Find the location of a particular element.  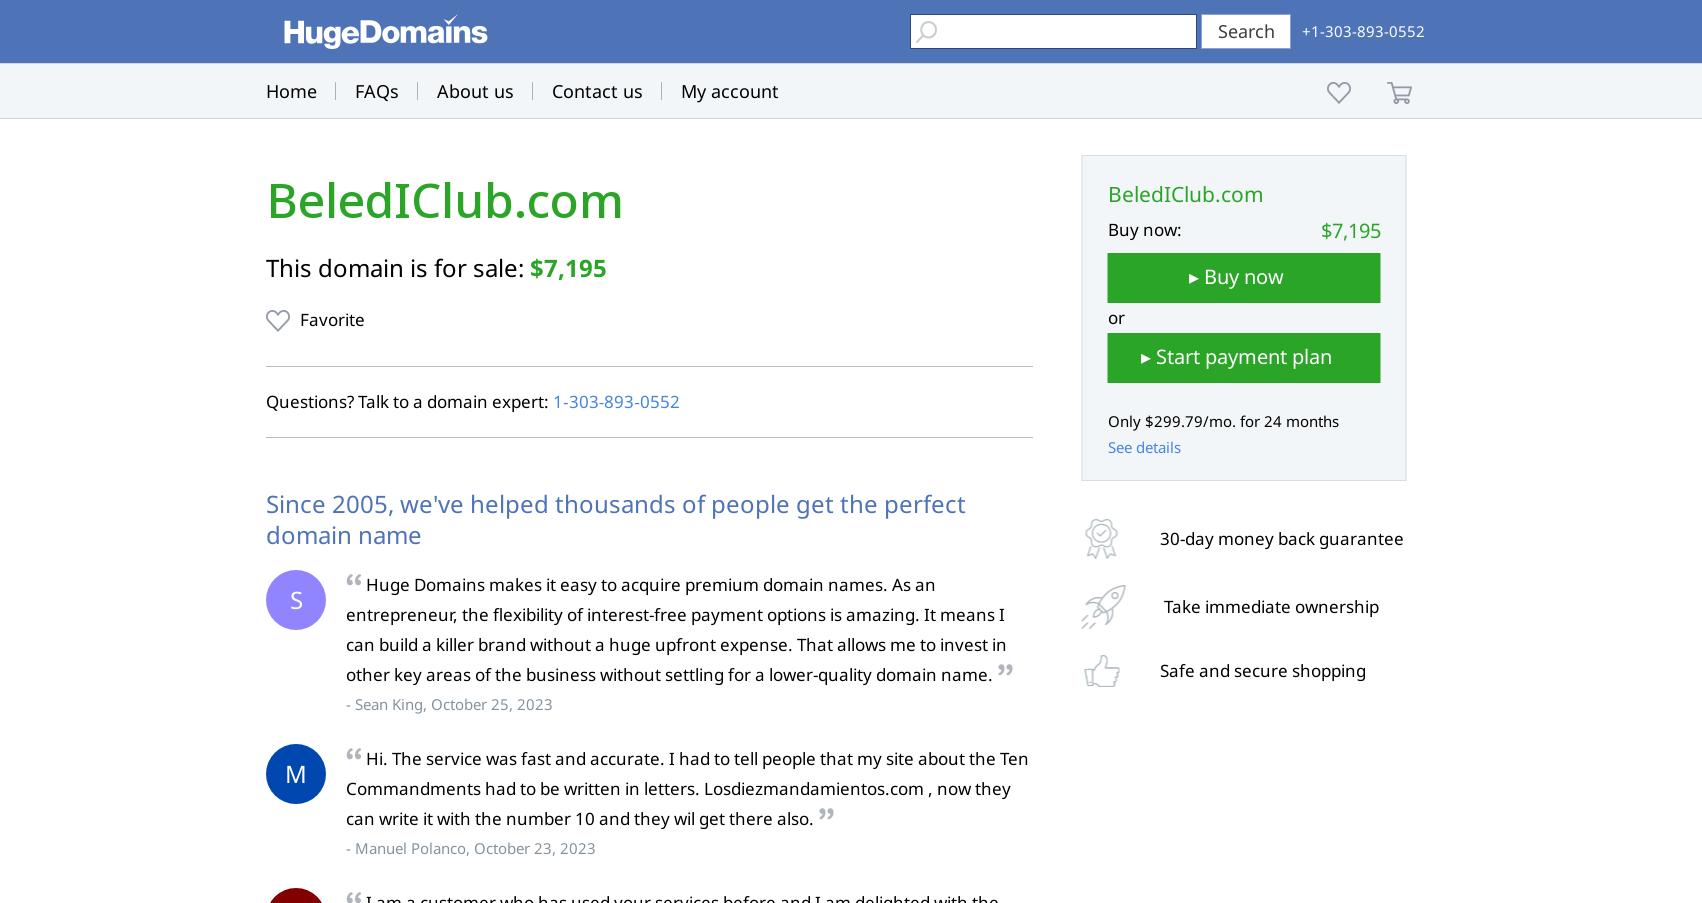

'Questions? Talk to a domain expert:' is located at coordinates (409, 400).